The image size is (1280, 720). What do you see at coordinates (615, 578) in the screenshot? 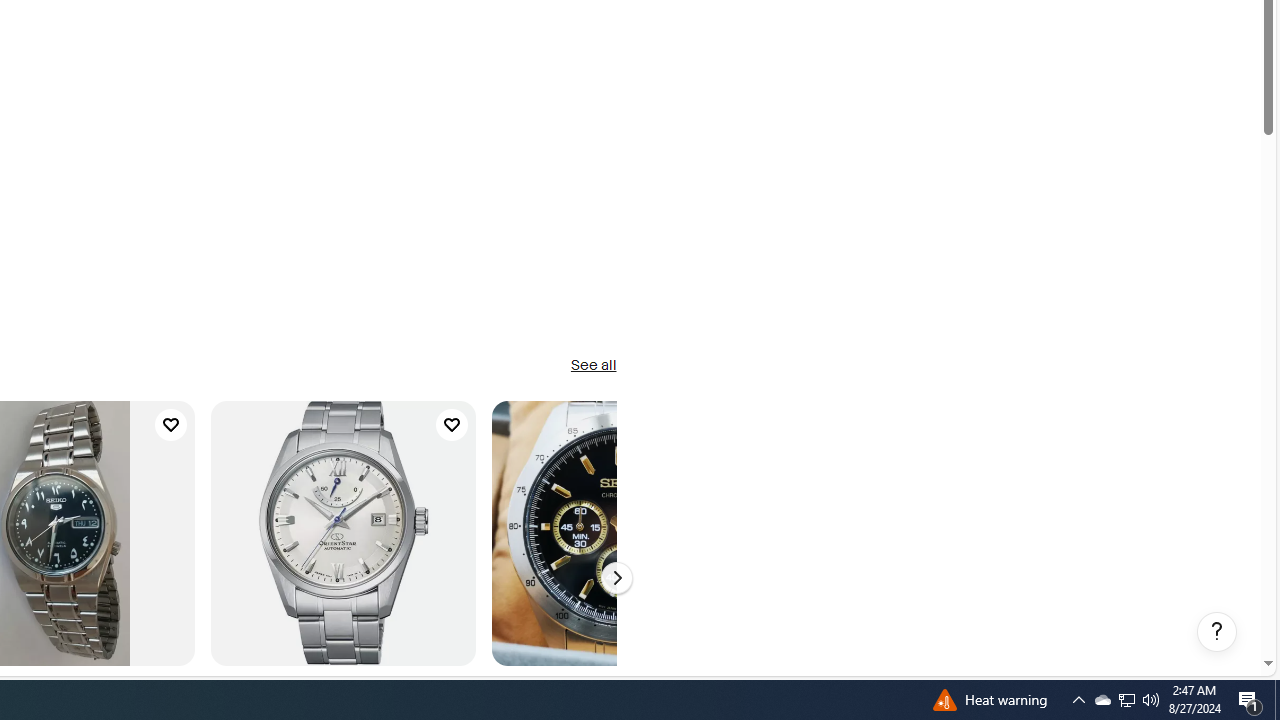
I see `'Go to the next slide, Wristwatches - Carousel'` at bounding box center [615, 578].